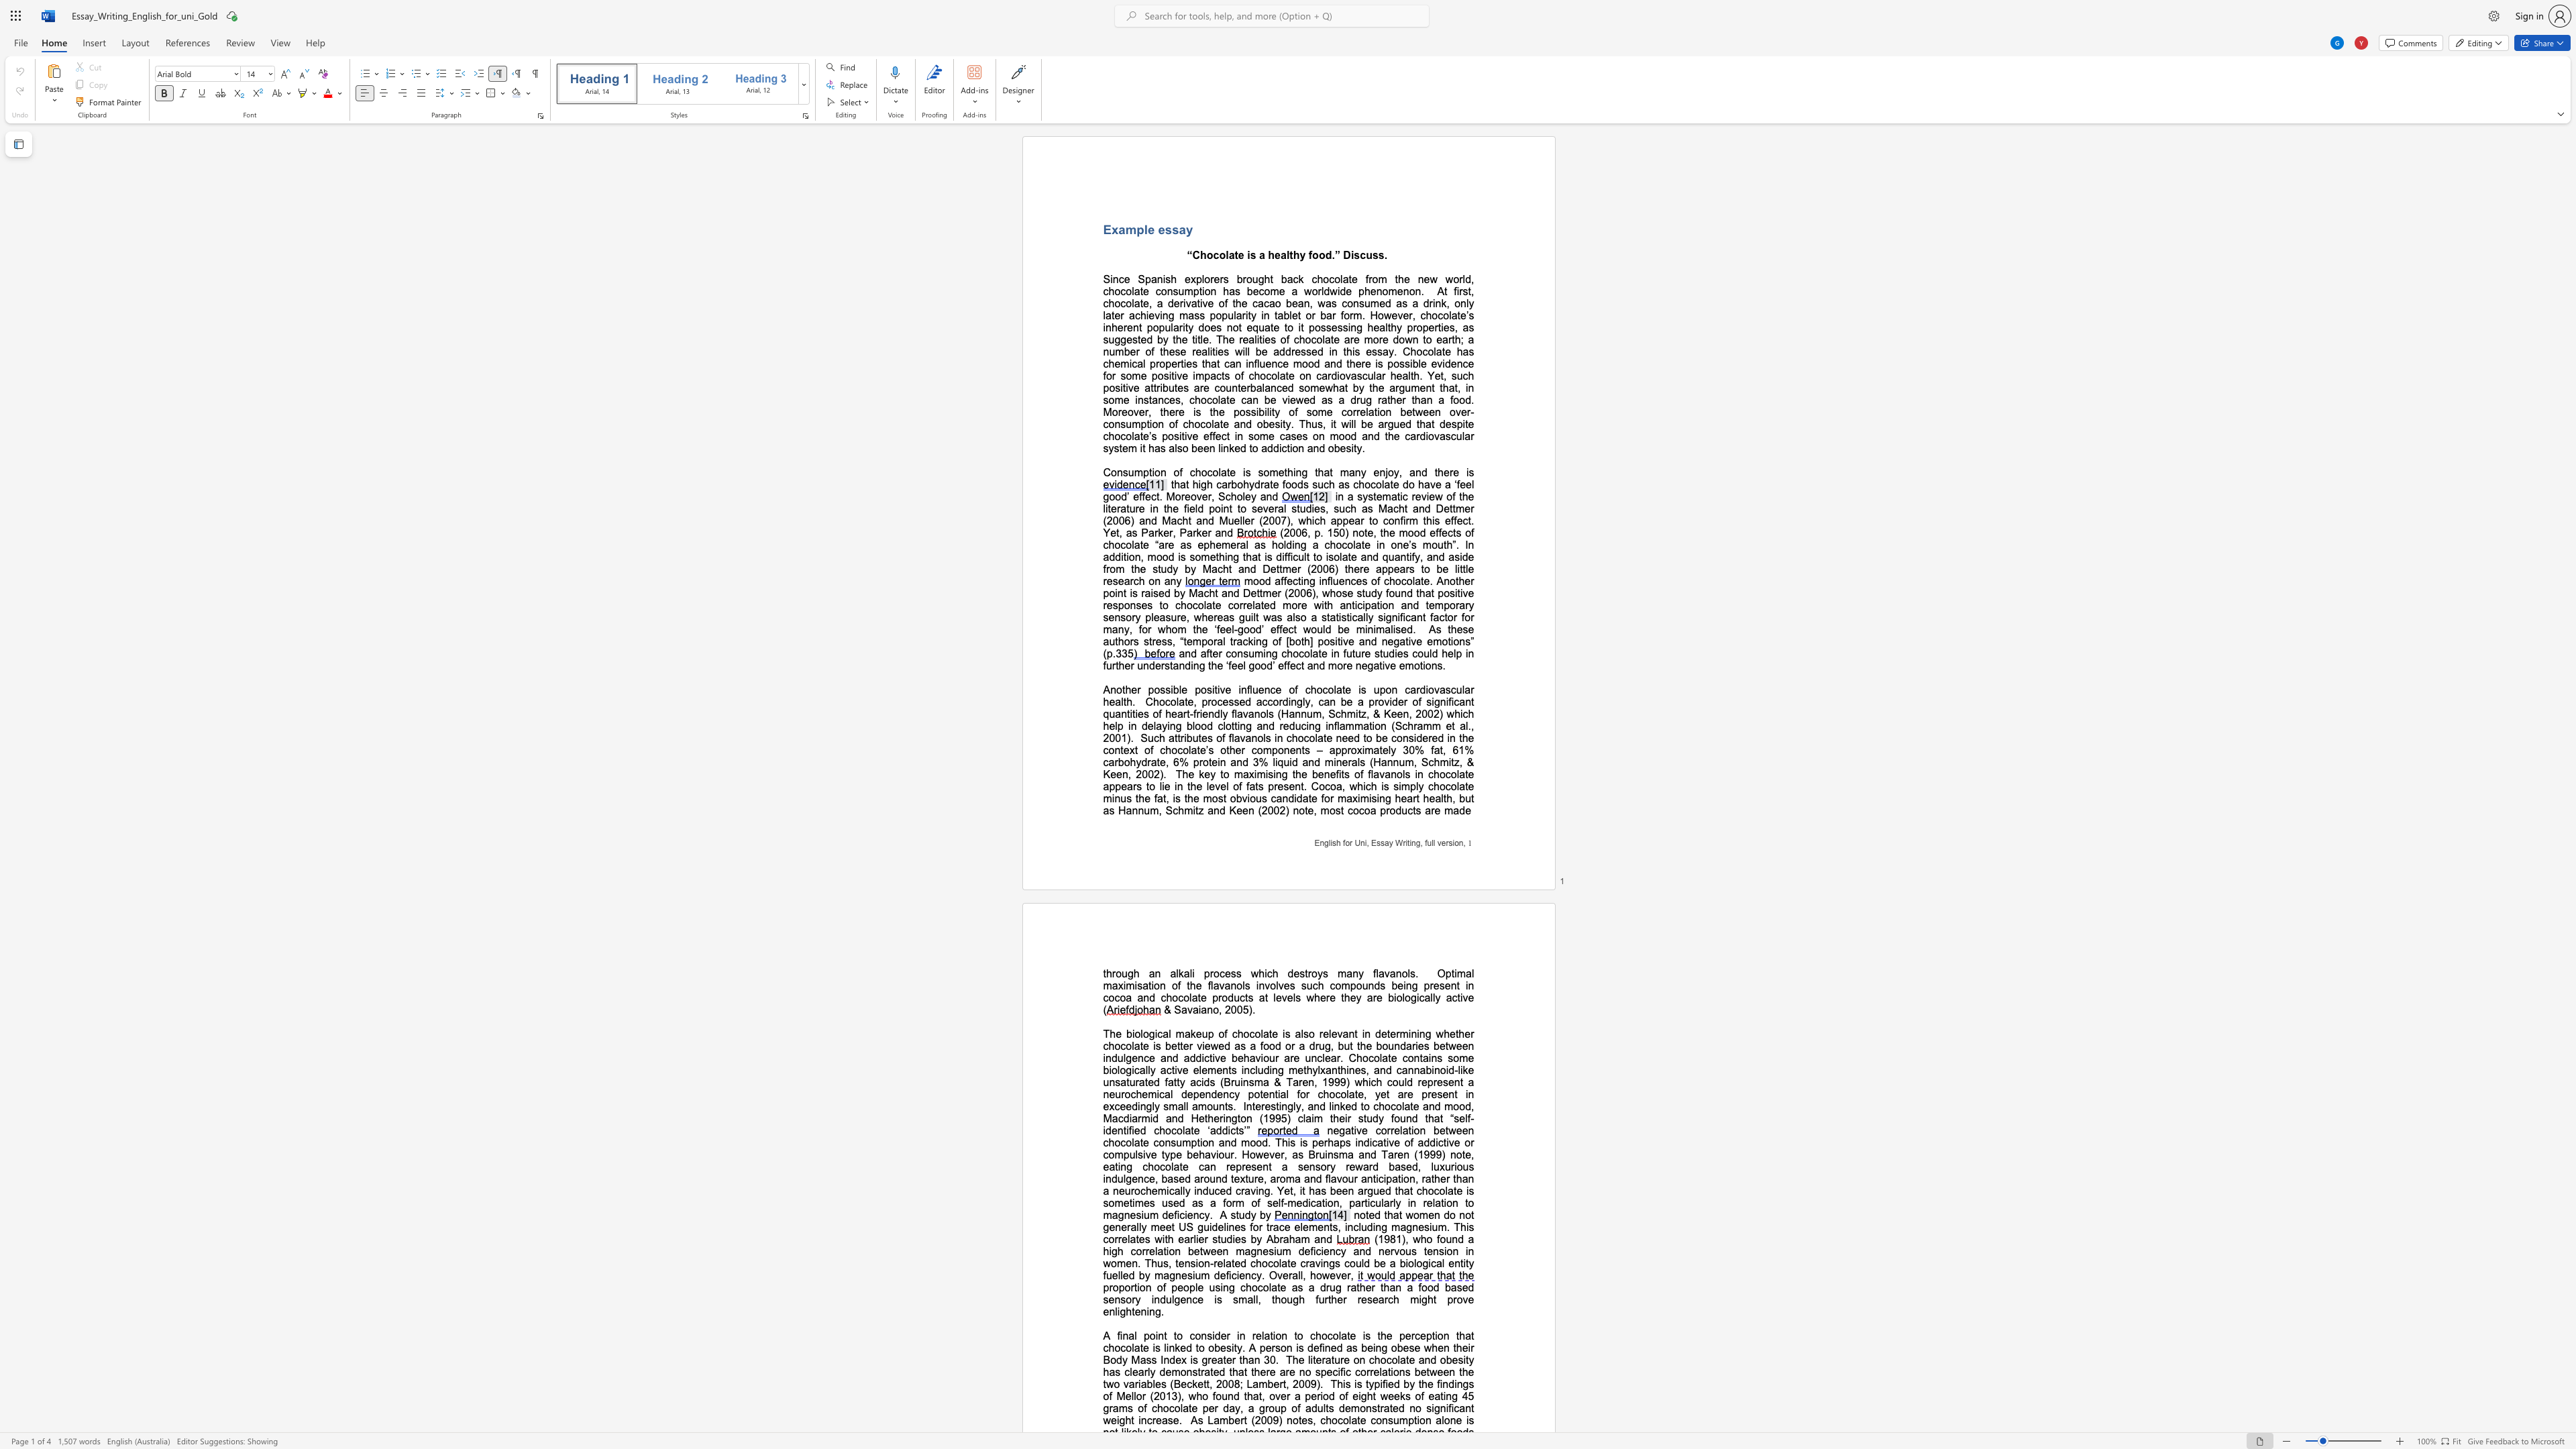 The height and width of the screenshot is (1449, 2576). Describe the element at coordinates (1264, 652) in the screenshot. I see `the subset text "ng chocolate in future studies could help in further understanding the ‘feel good’ eff" within the text "and after consuming chocolate in future studies could help in further understanding the ‘feel good’ effect and more negative emotions."` at that location.